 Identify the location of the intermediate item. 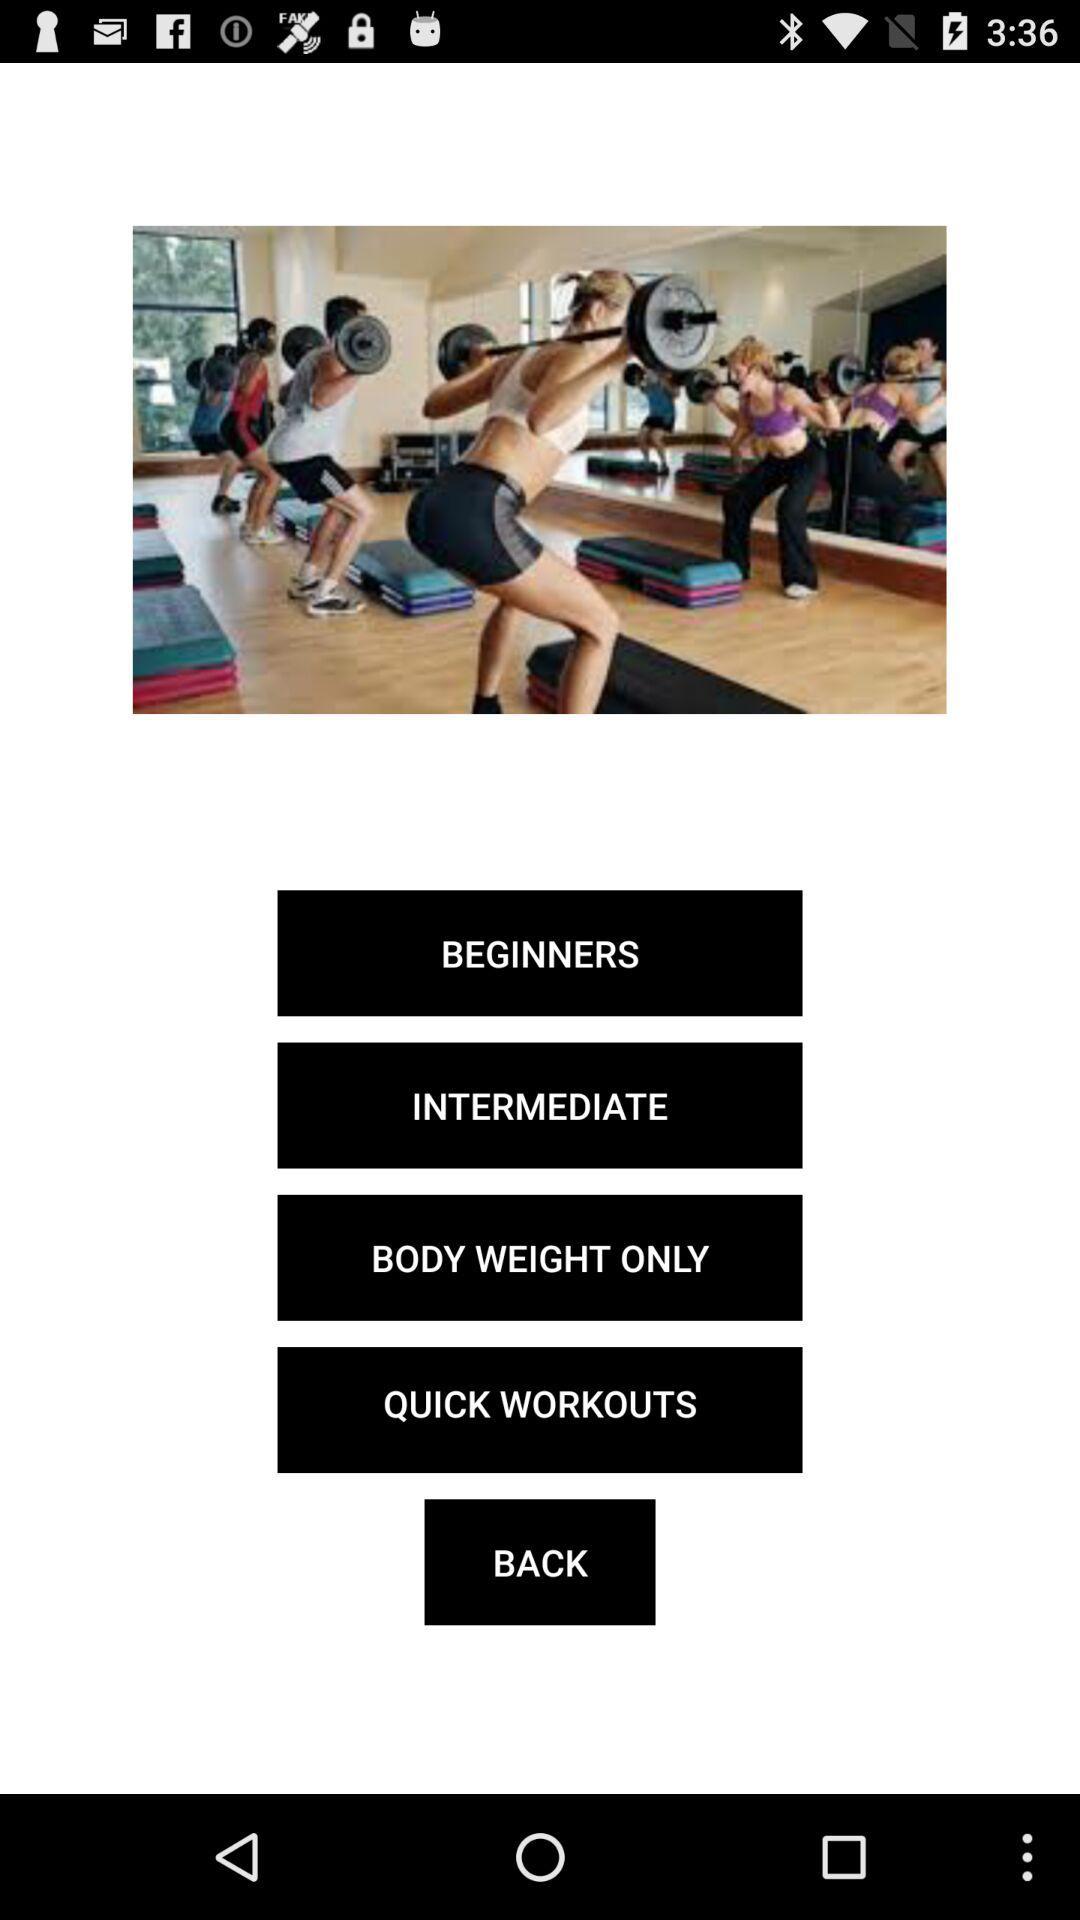
(540, 1104).